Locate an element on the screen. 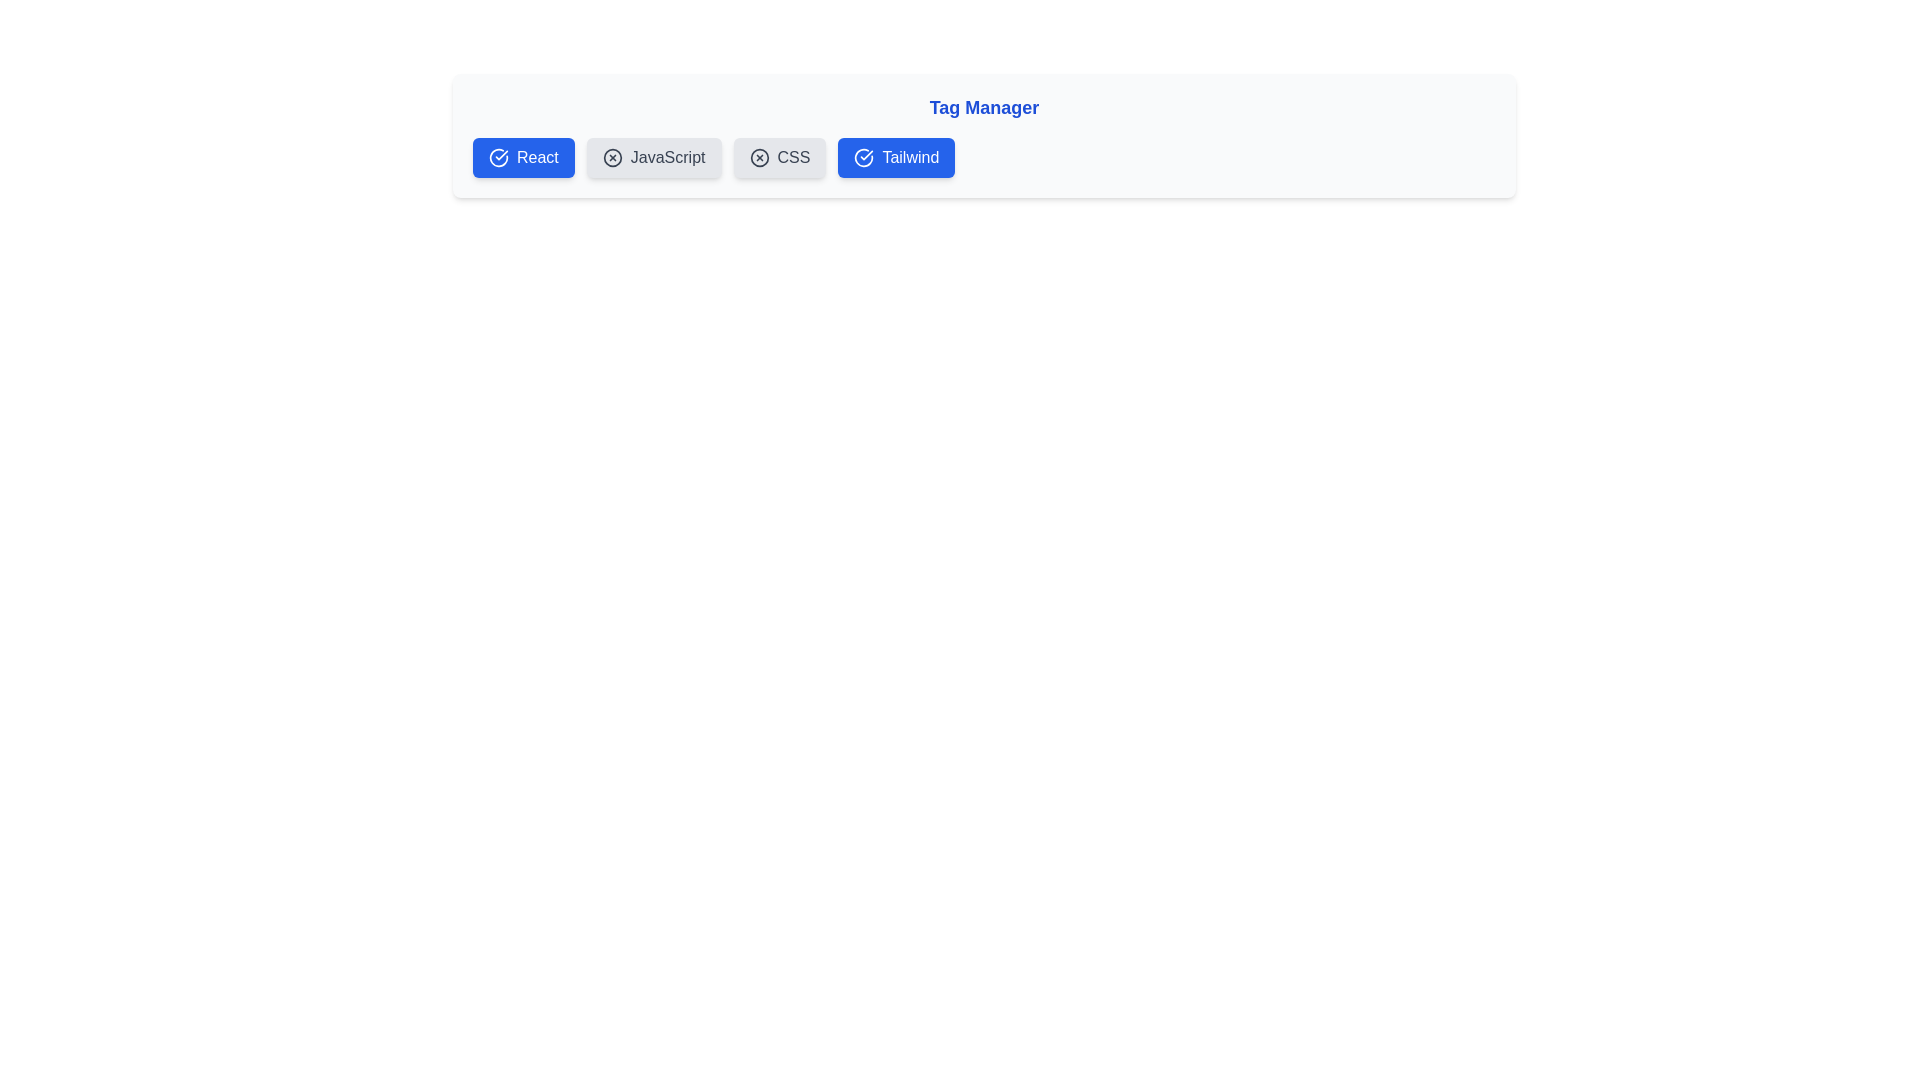  the tag labeled JavaScript is located at coordinates (654, 157).